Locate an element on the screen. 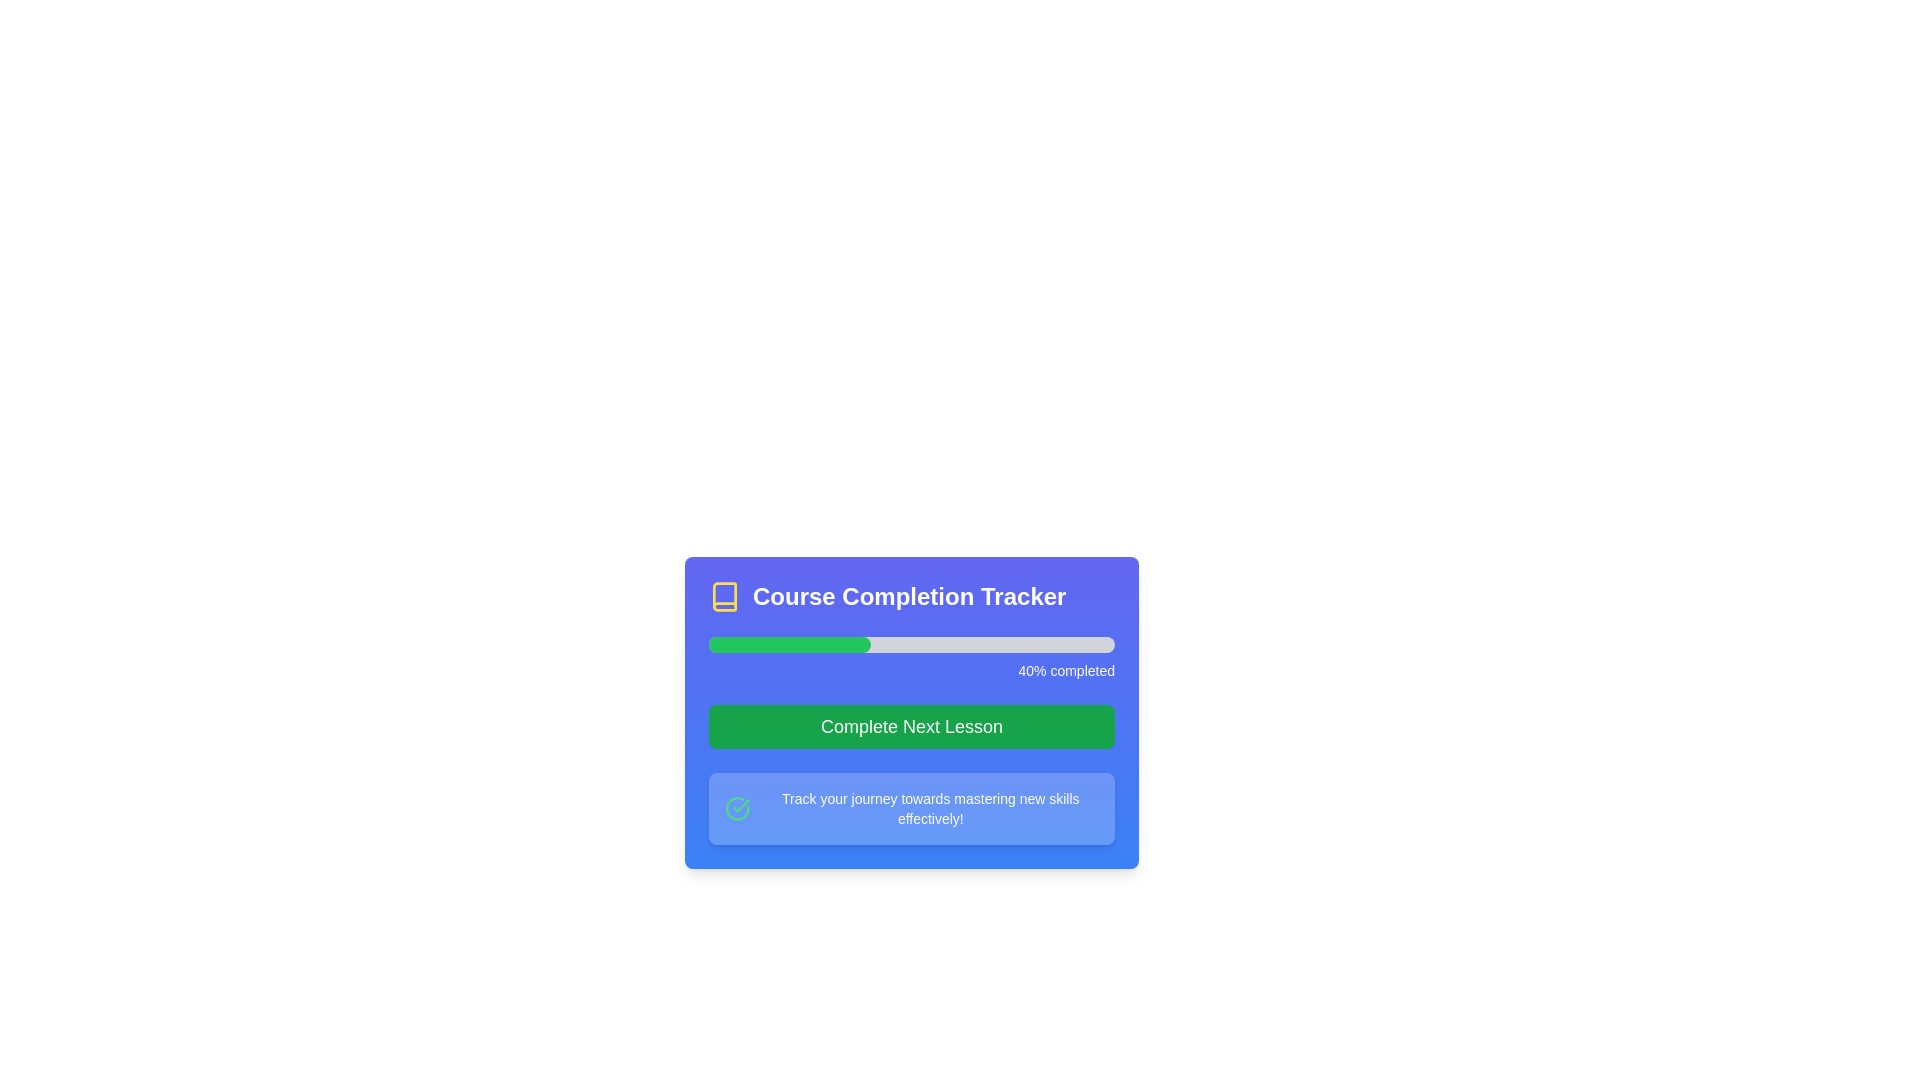 This screenshot has width=1920, height=1080. the button located centrally within the card content area, positioned below the '40% completed' progress indicator, to initiate navigation to the next lesson is located at coordinates (911, 726).